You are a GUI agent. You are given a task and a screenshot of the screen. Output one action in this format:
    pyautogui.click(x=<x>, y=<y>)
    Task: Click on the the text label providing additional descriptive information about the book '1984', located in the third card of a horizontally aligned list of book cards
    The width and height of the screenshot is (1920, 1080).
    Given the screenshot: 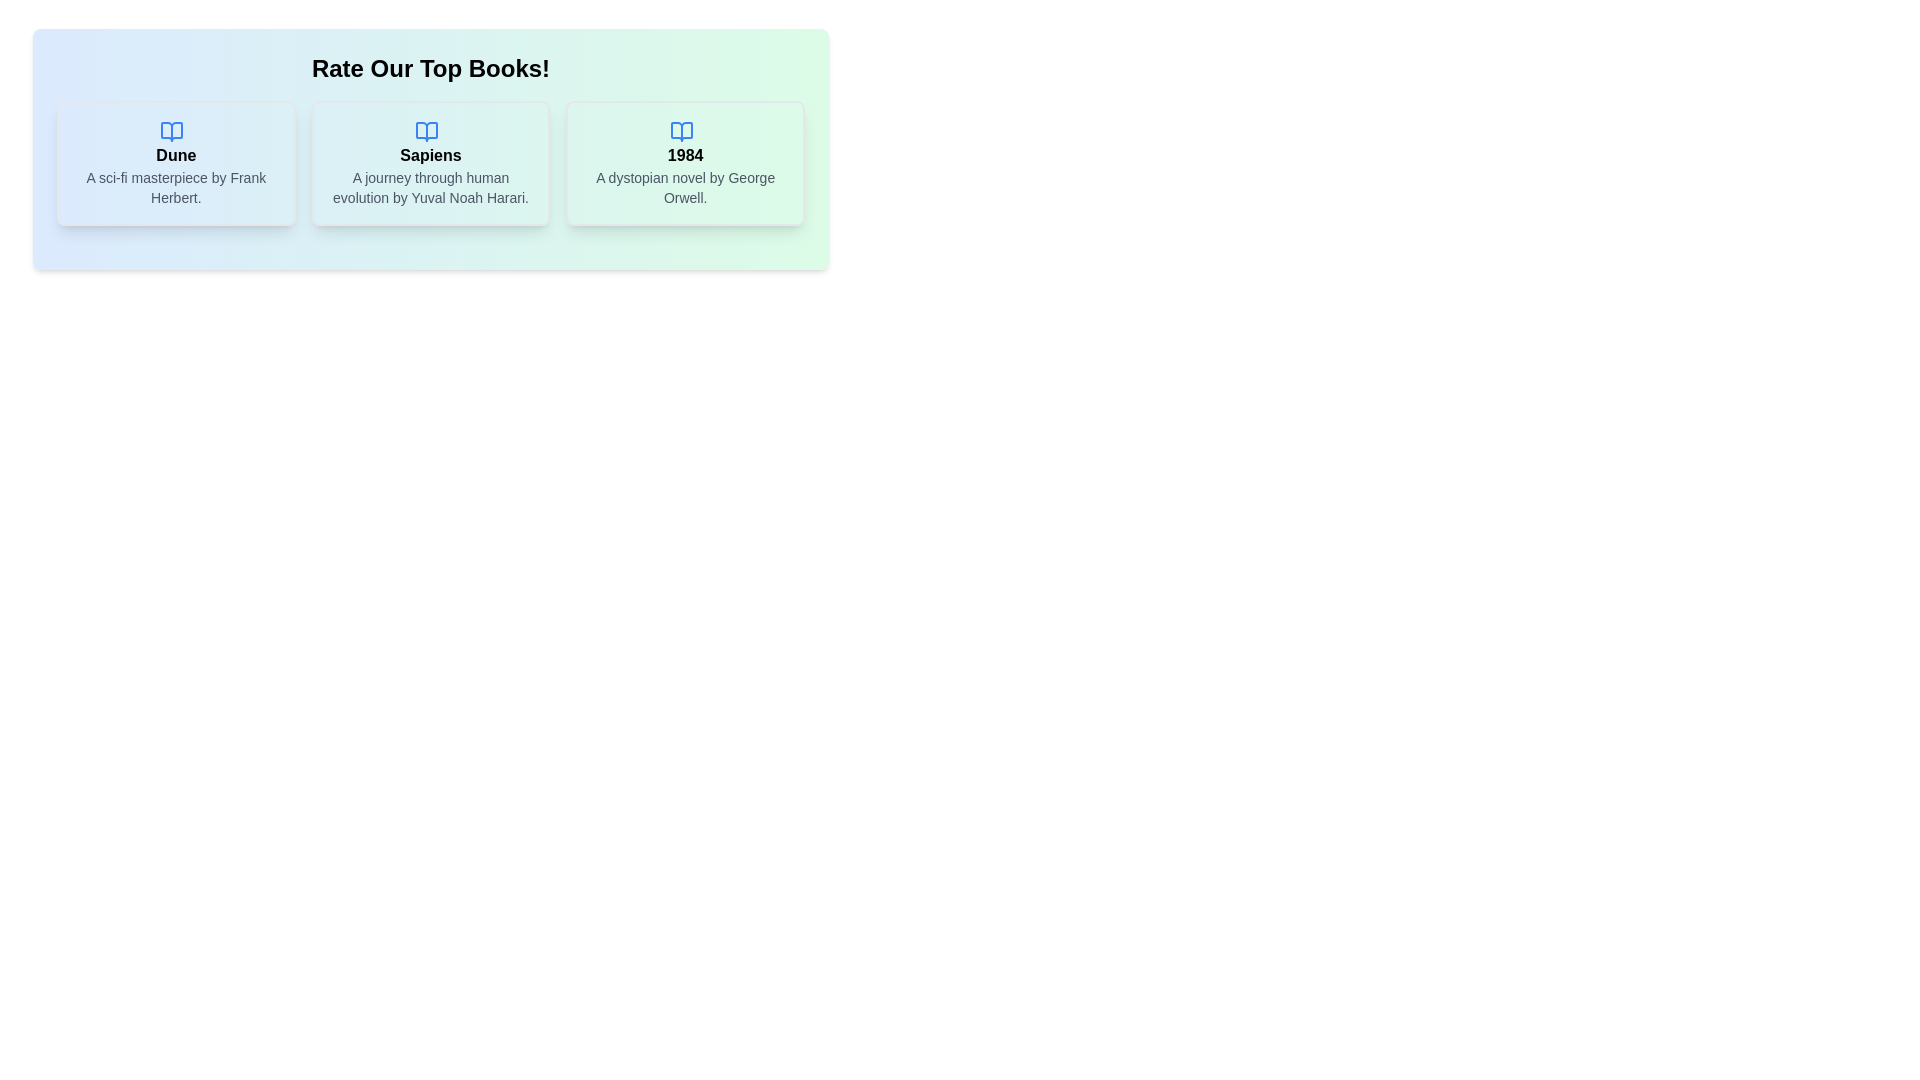 What is the action you would take?
    pyautogui.click(x=685, y=187)
    